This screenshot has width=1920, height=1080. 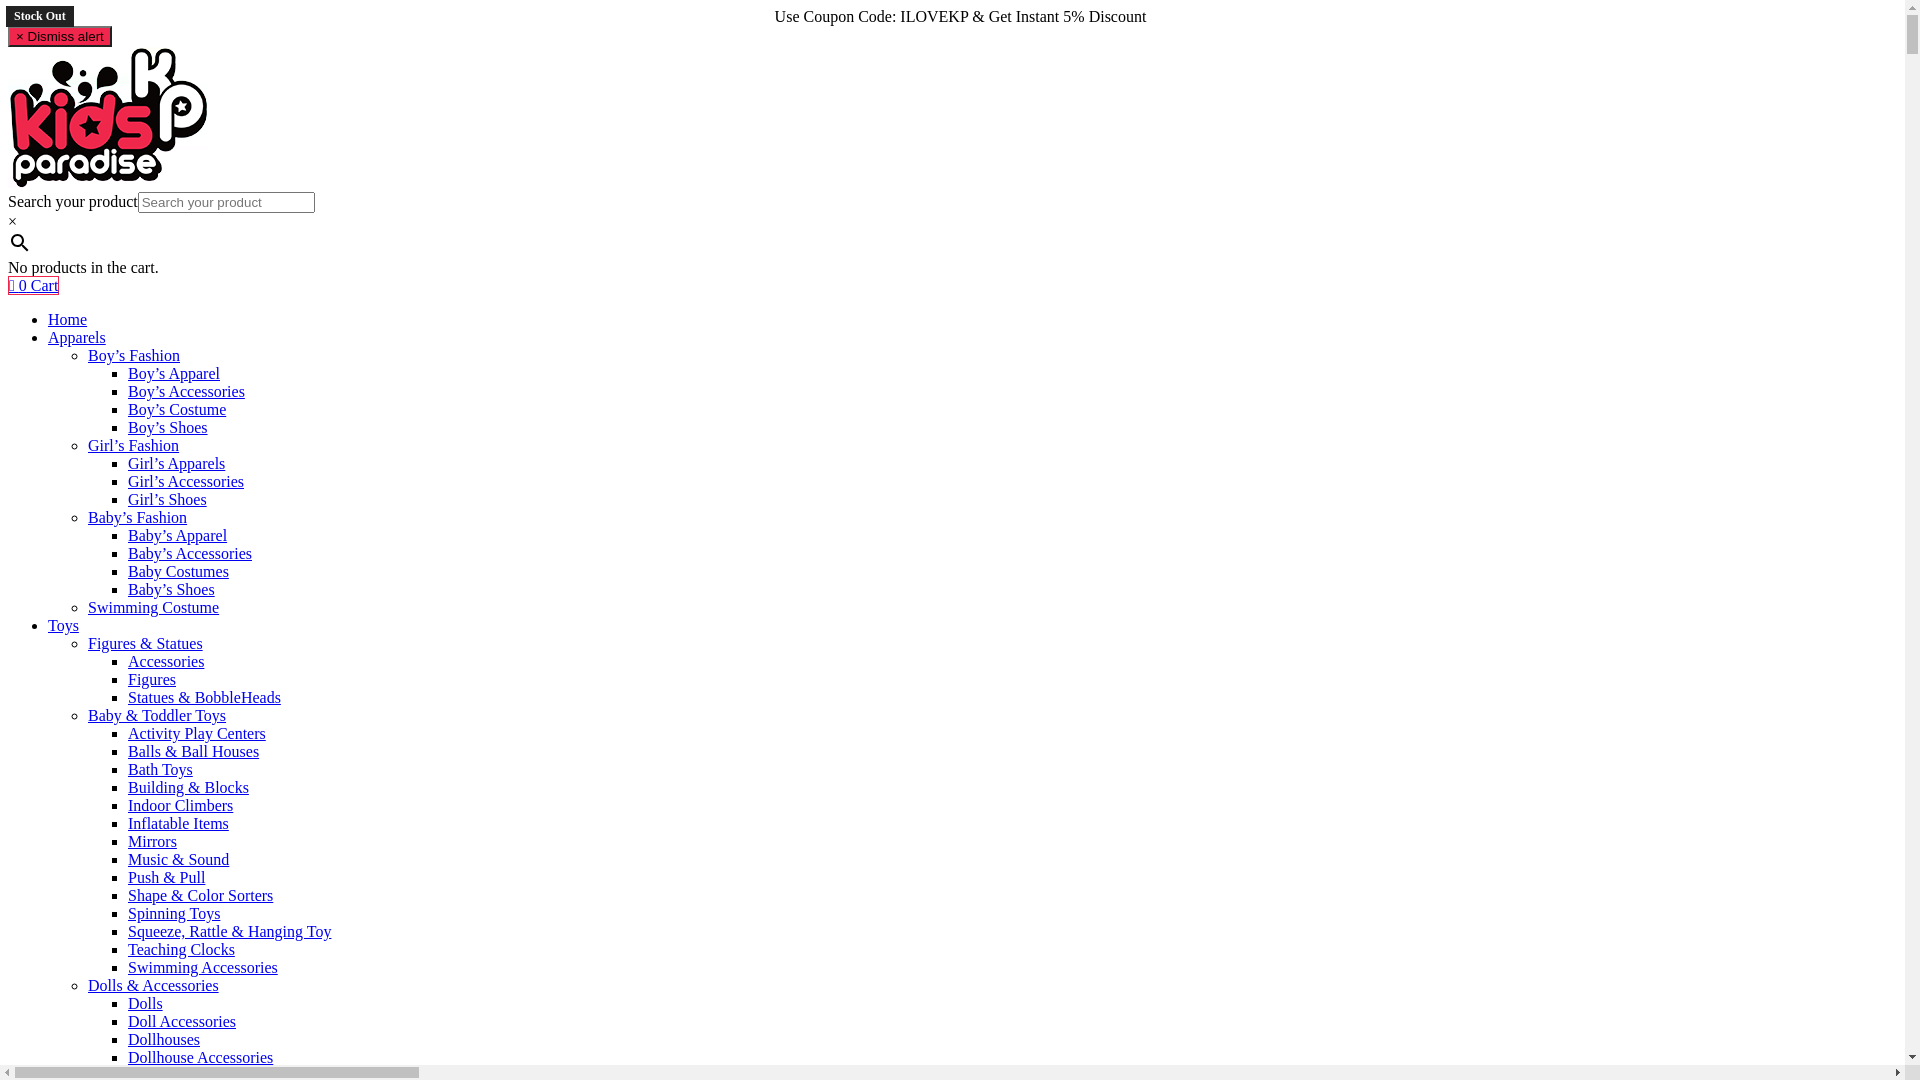 What do you see at coordinates (163, 1038) in the screenshot?
I see `'Dollhouses'` at bounding box center [163, 1038].